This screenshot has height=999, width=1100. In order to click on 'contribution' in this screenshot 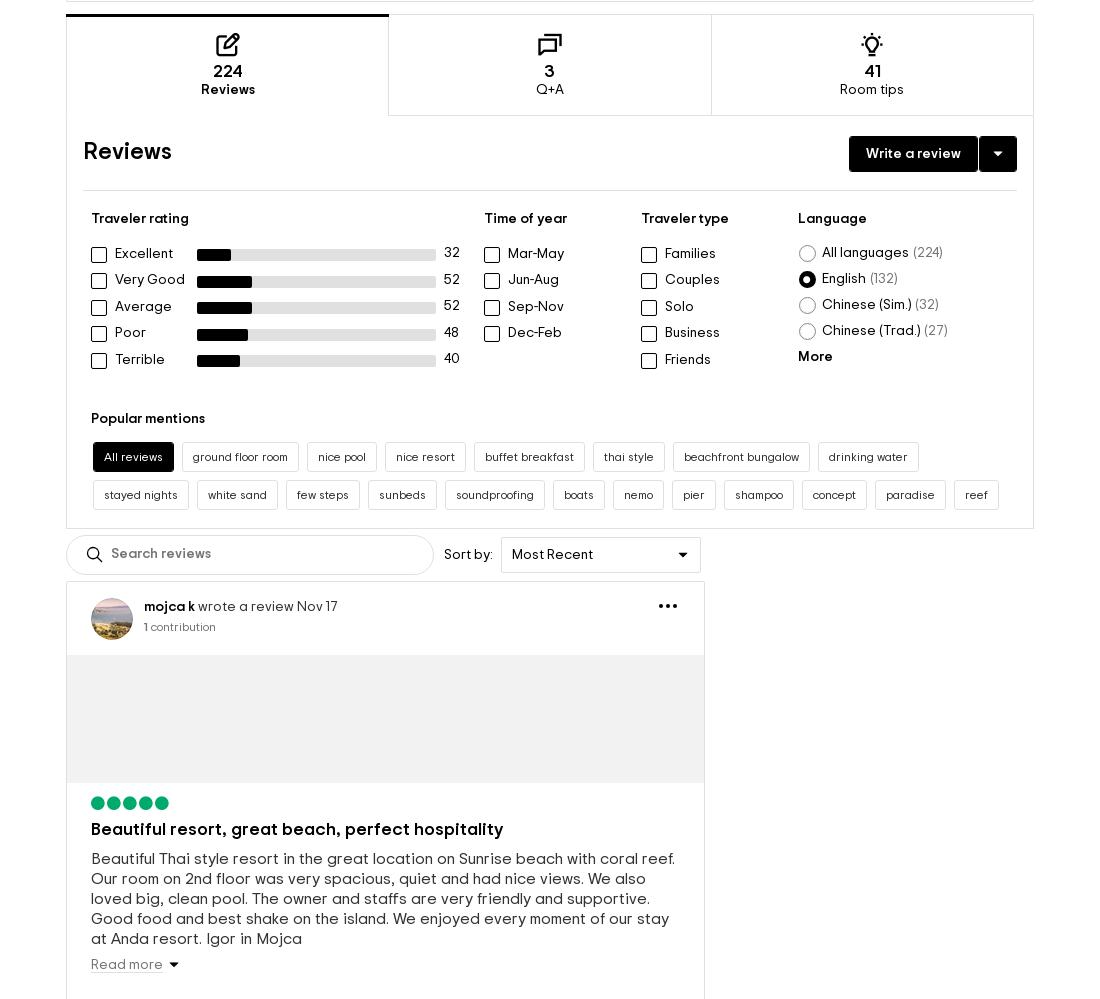, I will do `click(146, 594)`.